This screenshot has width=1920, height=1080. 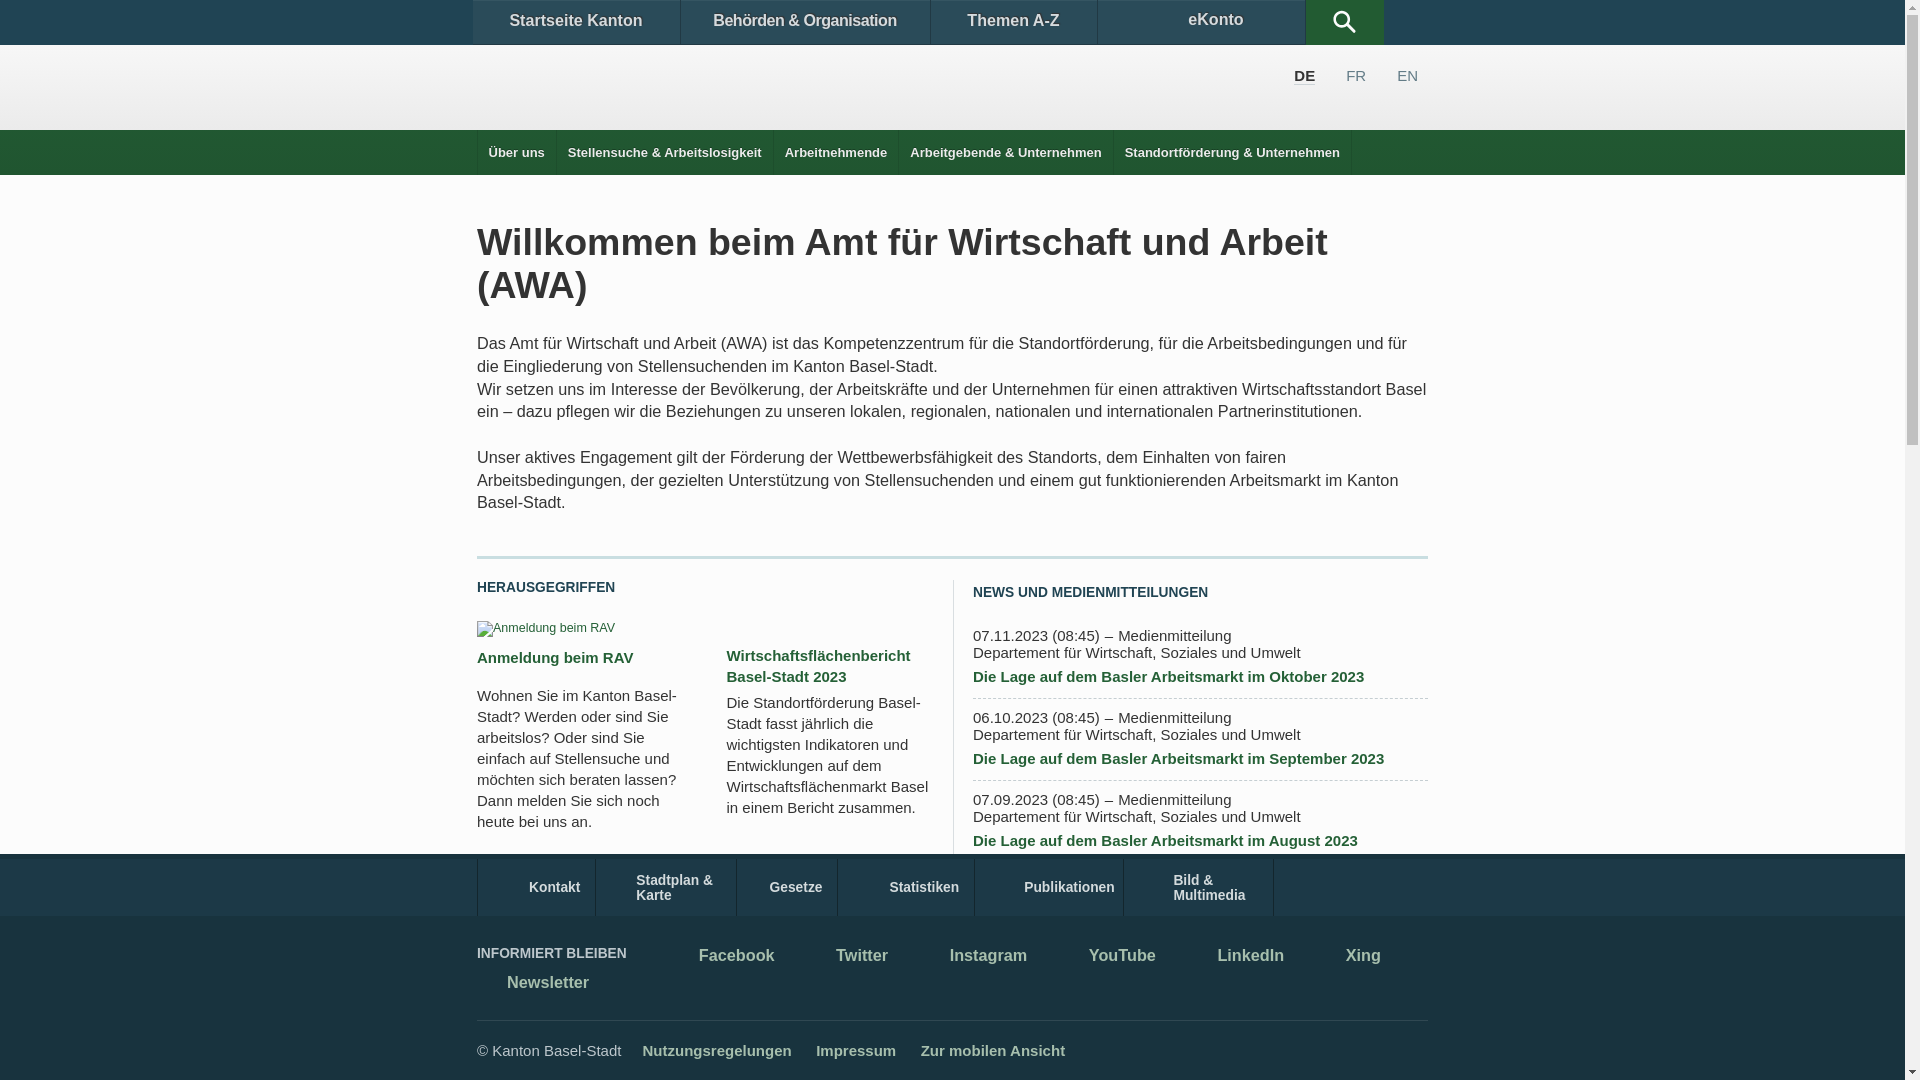 What do you see at coordinates (536, 886) in the screenshot?
I see `'Kontakt'` at bounding box center [536, 886].